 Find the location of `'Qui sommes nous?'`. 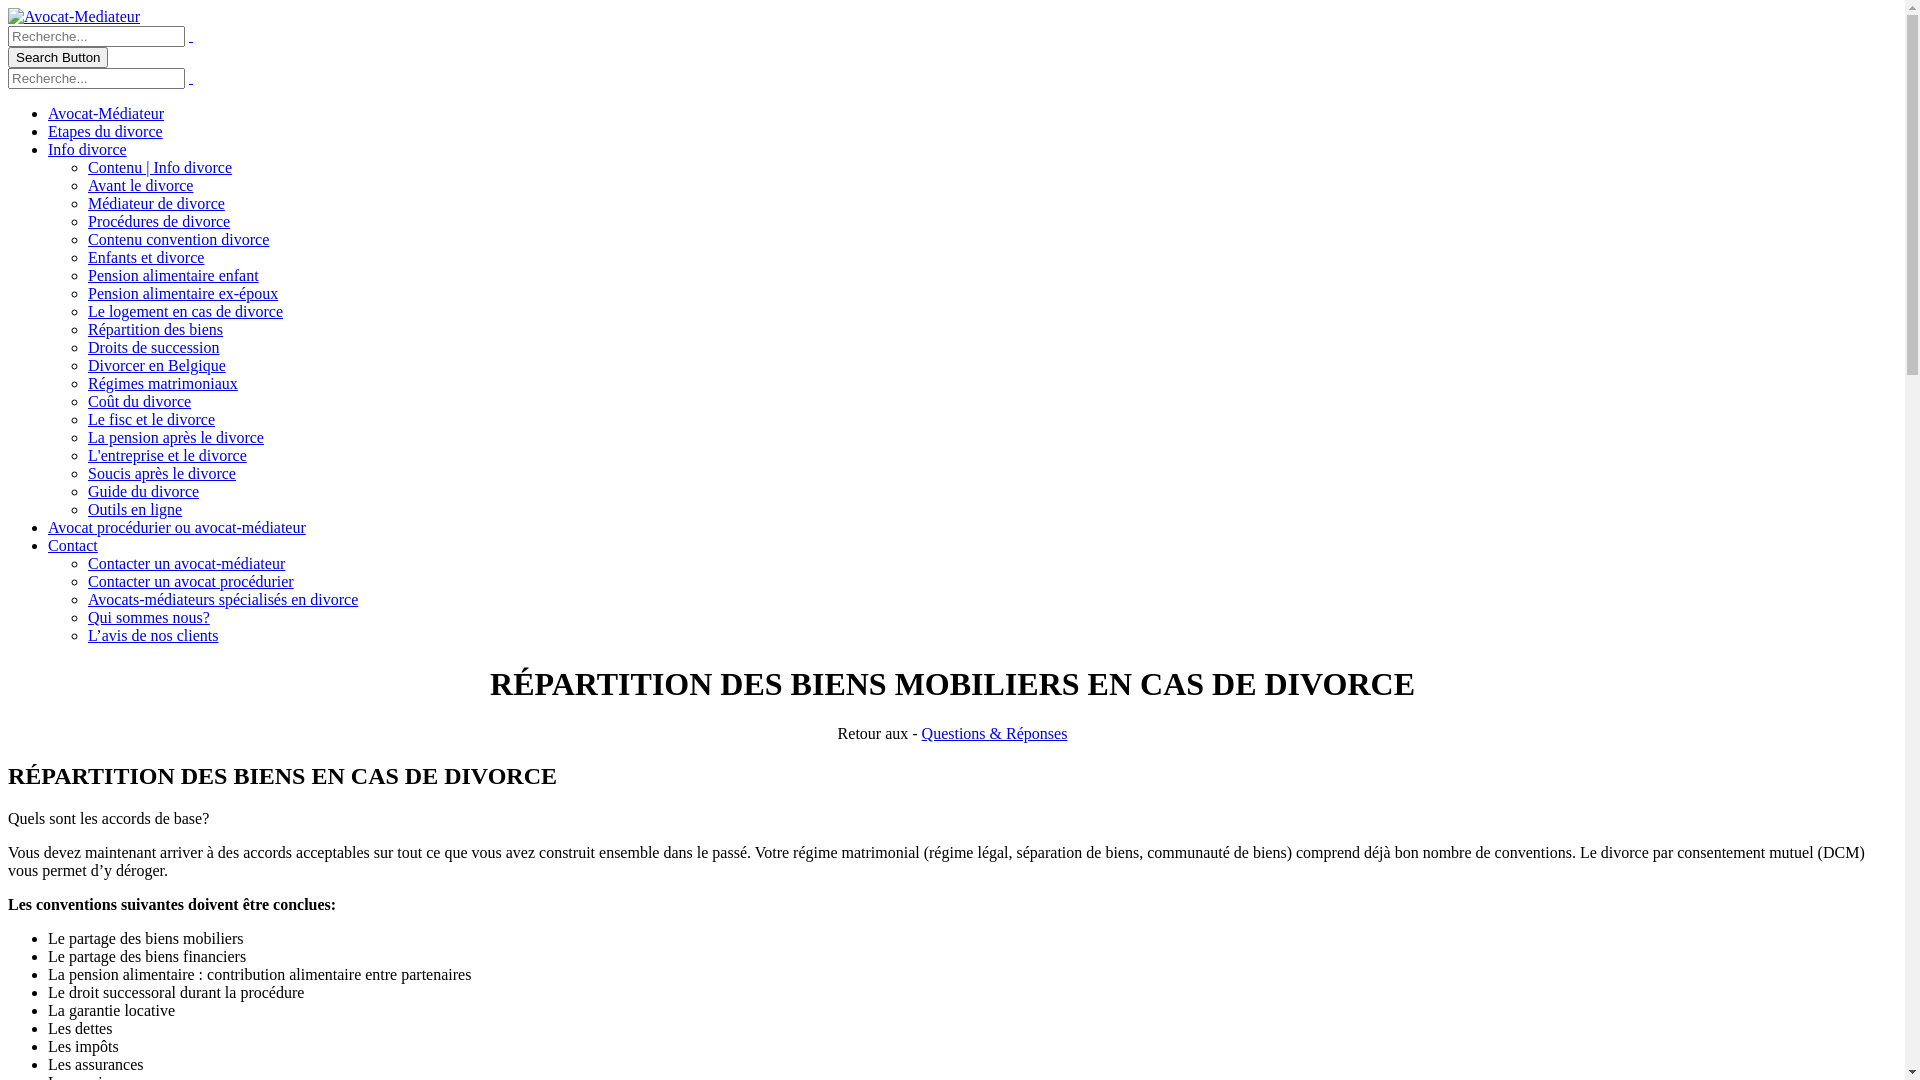

'Qui sommes nous?' is located at coordinates (147, 616).